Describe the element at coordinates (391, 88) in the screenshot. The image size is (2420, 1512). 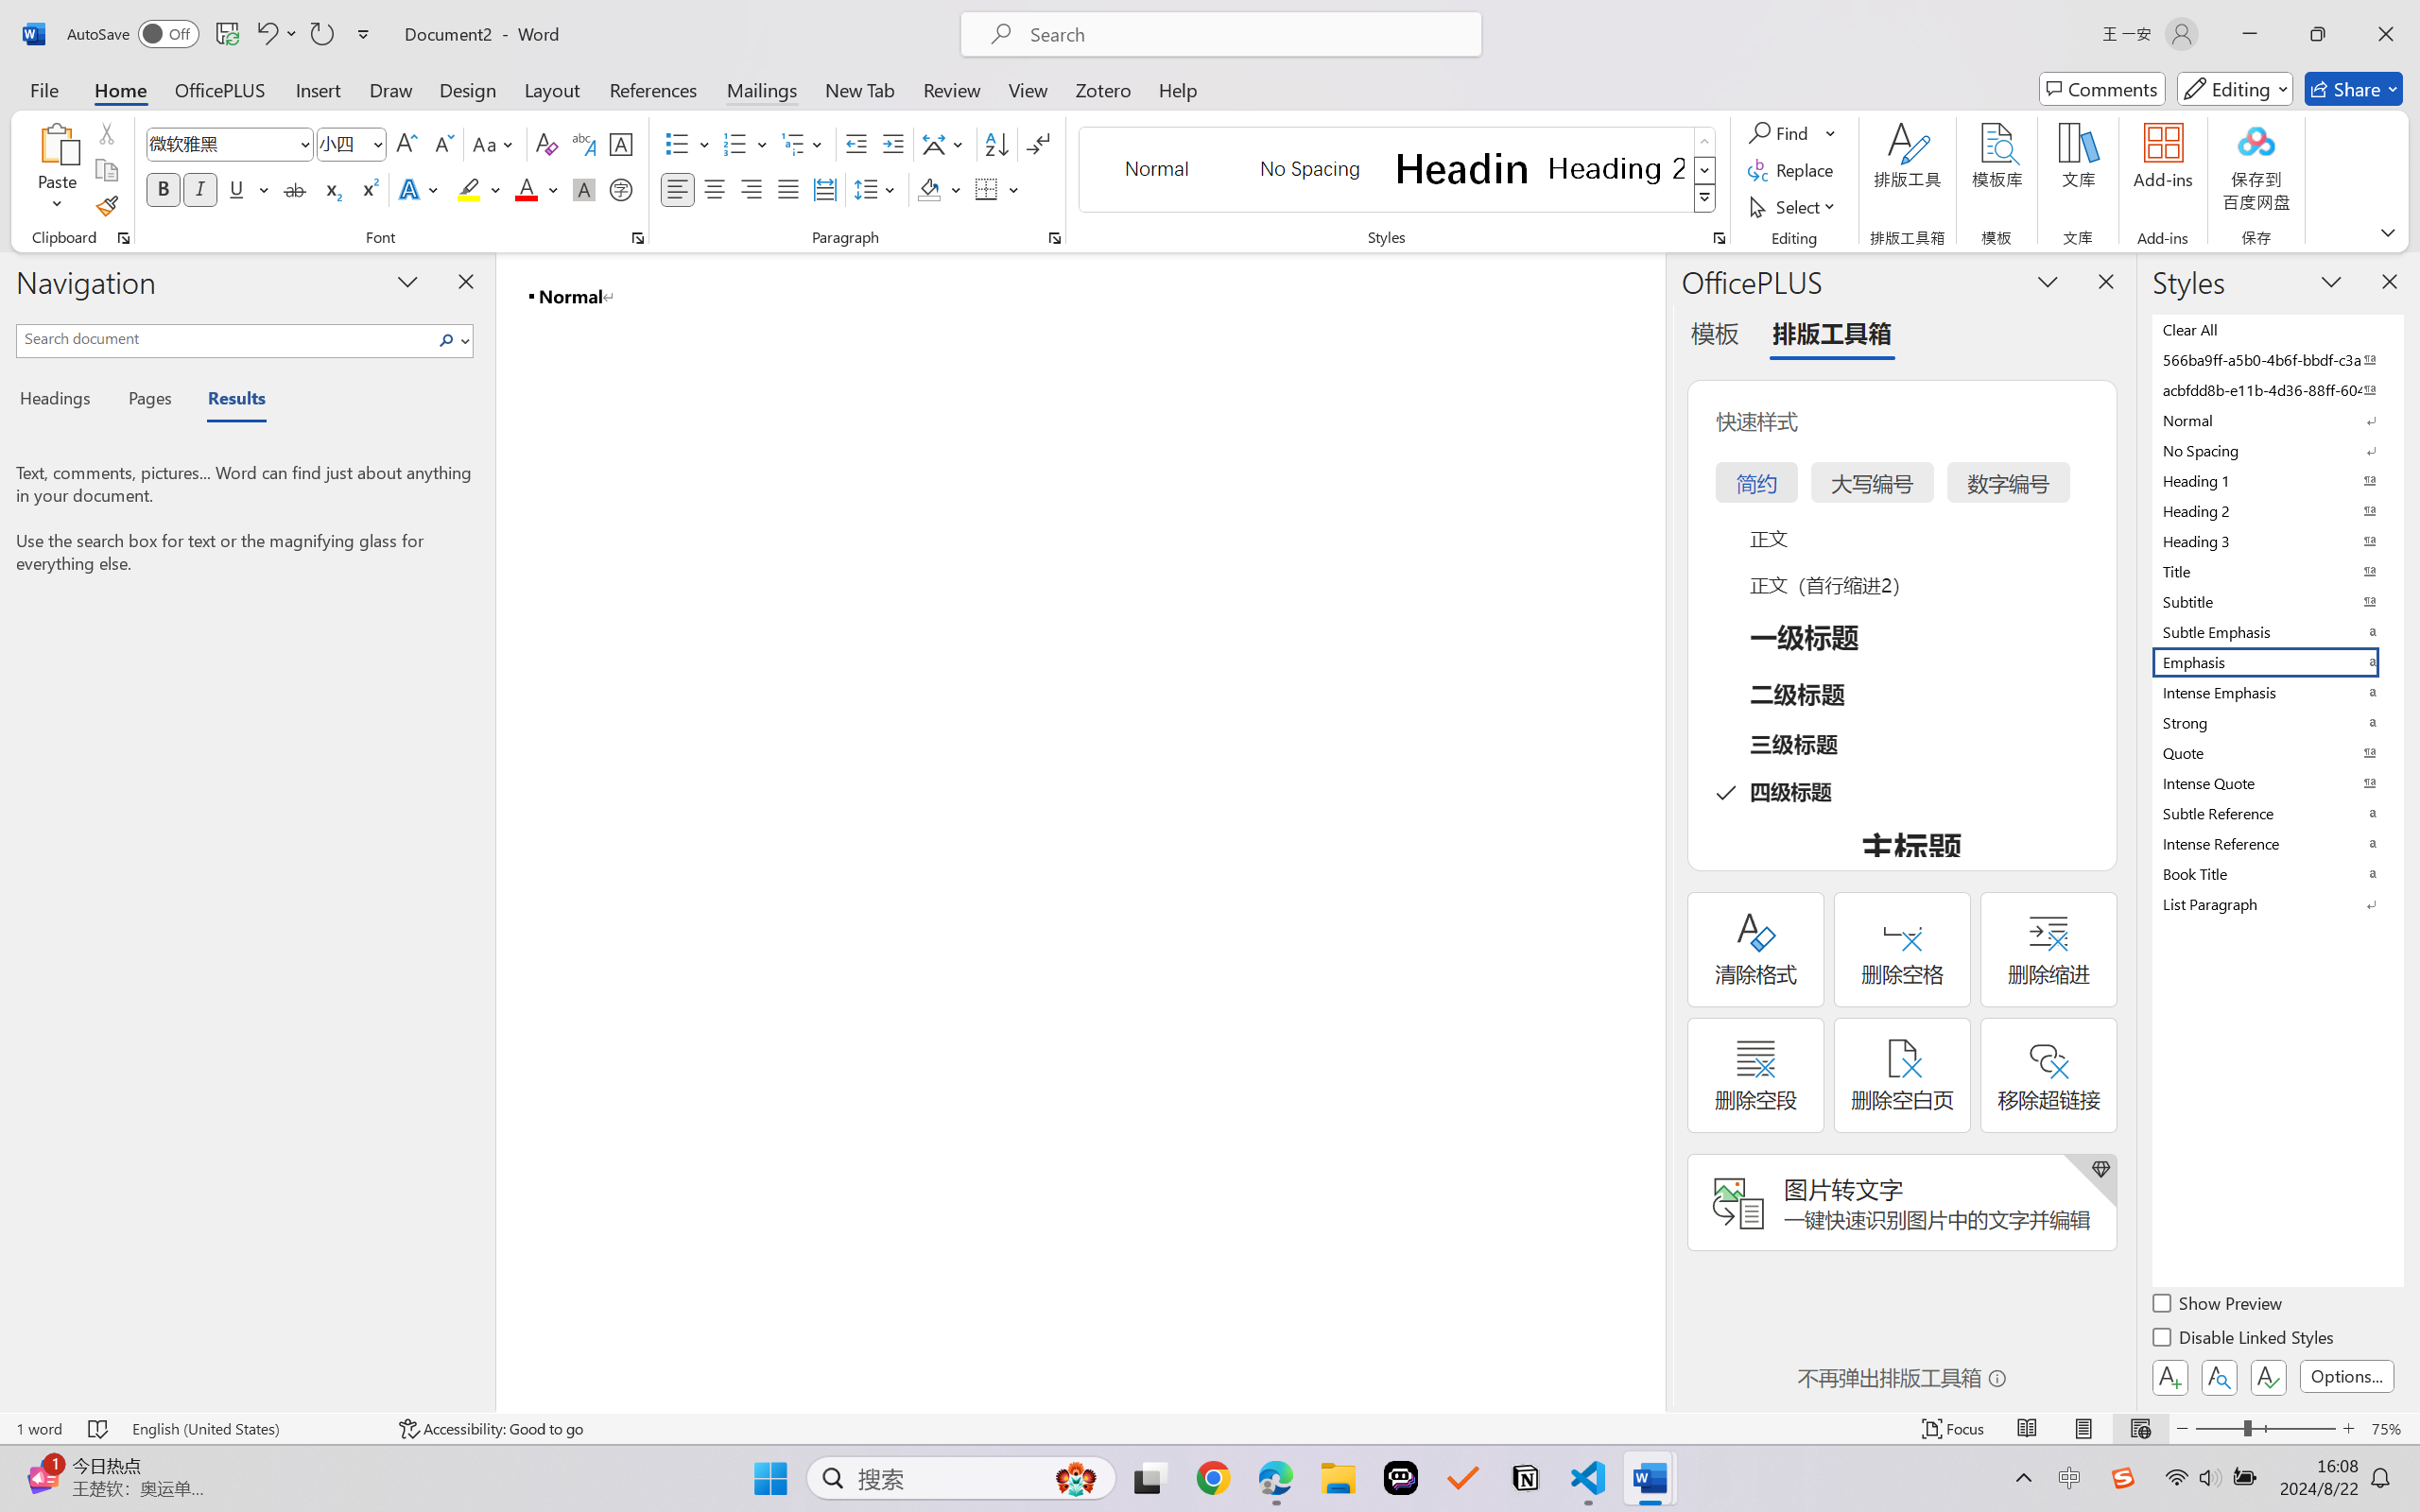
I see `'Draw'` at that location.